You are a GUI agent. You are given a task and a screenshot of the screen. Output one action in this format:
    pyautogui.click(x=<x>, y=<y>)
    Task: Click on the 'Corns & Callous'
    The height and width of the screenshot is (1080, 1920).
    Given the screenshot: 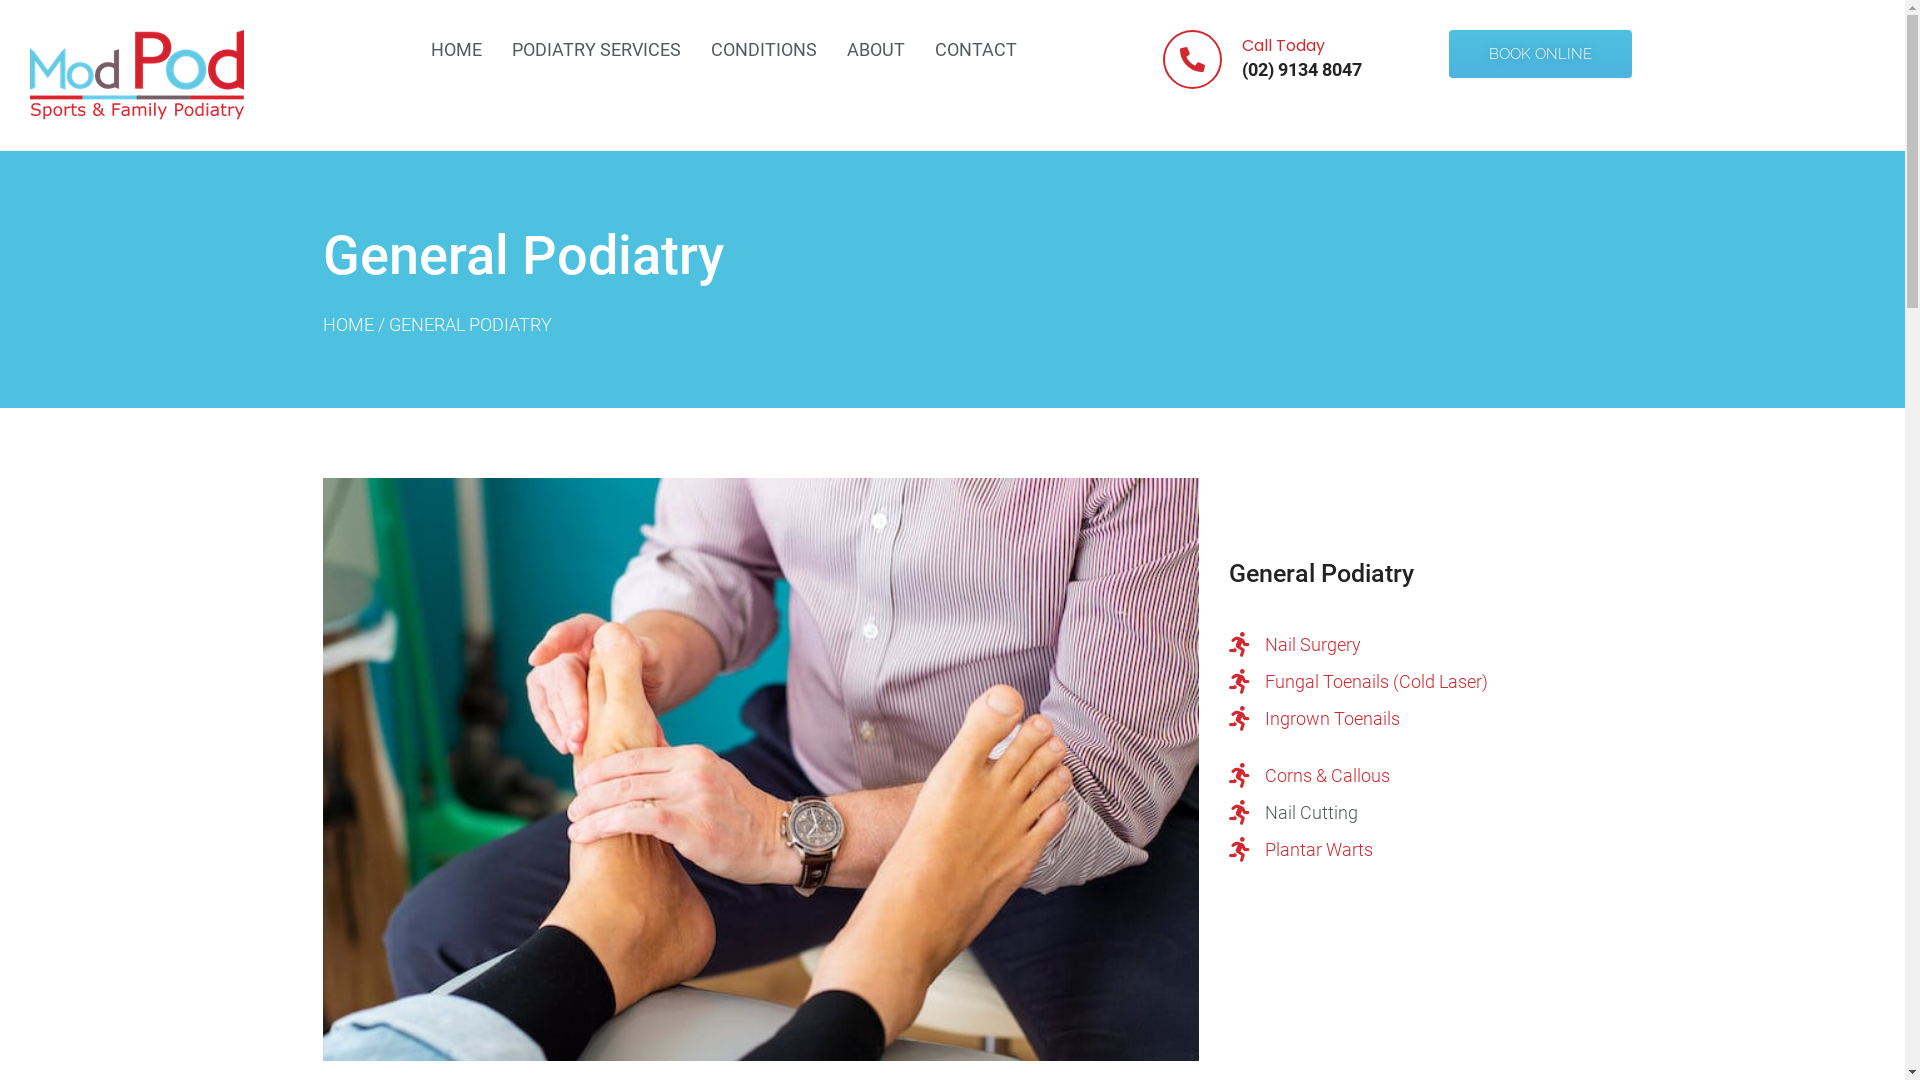 What is the action you would take?
    pyautogui.click(x=1399, y=774)
    